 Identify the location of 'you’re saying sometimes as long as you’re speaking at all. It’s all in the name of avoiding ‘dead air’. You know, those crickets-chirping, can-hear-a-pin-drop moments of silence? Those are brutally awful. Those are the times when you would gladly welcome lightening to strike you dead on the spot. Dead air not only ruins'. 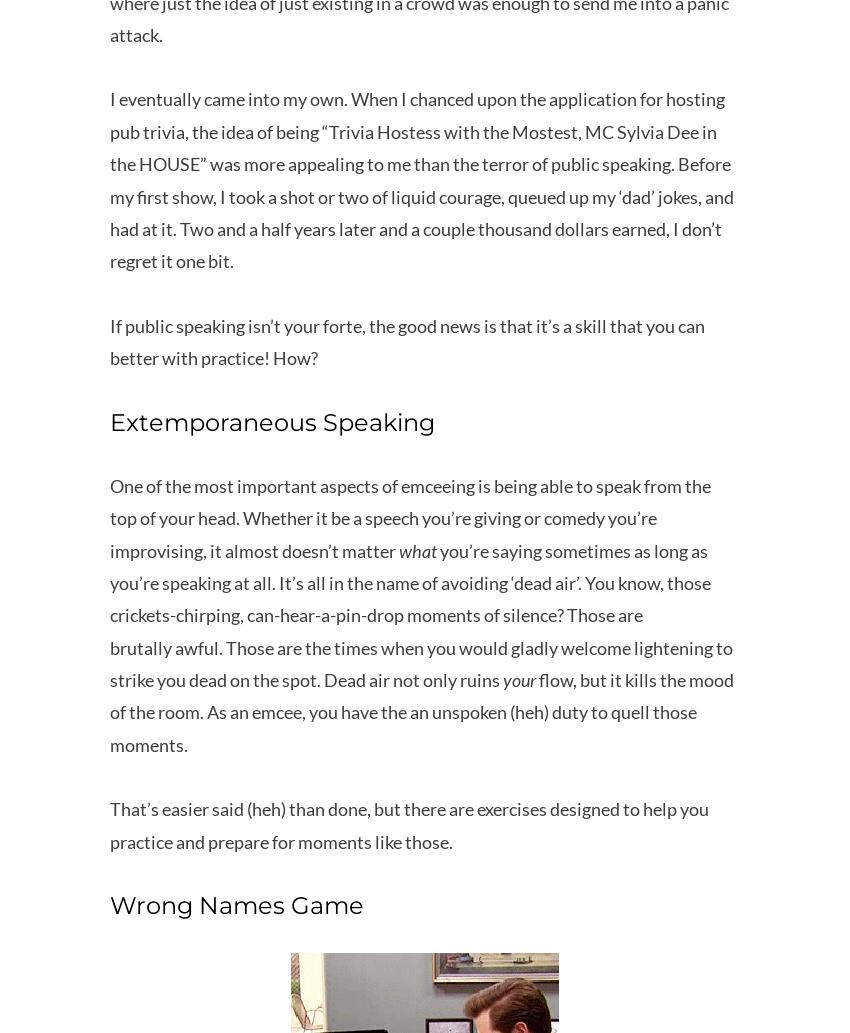
(421, 614).